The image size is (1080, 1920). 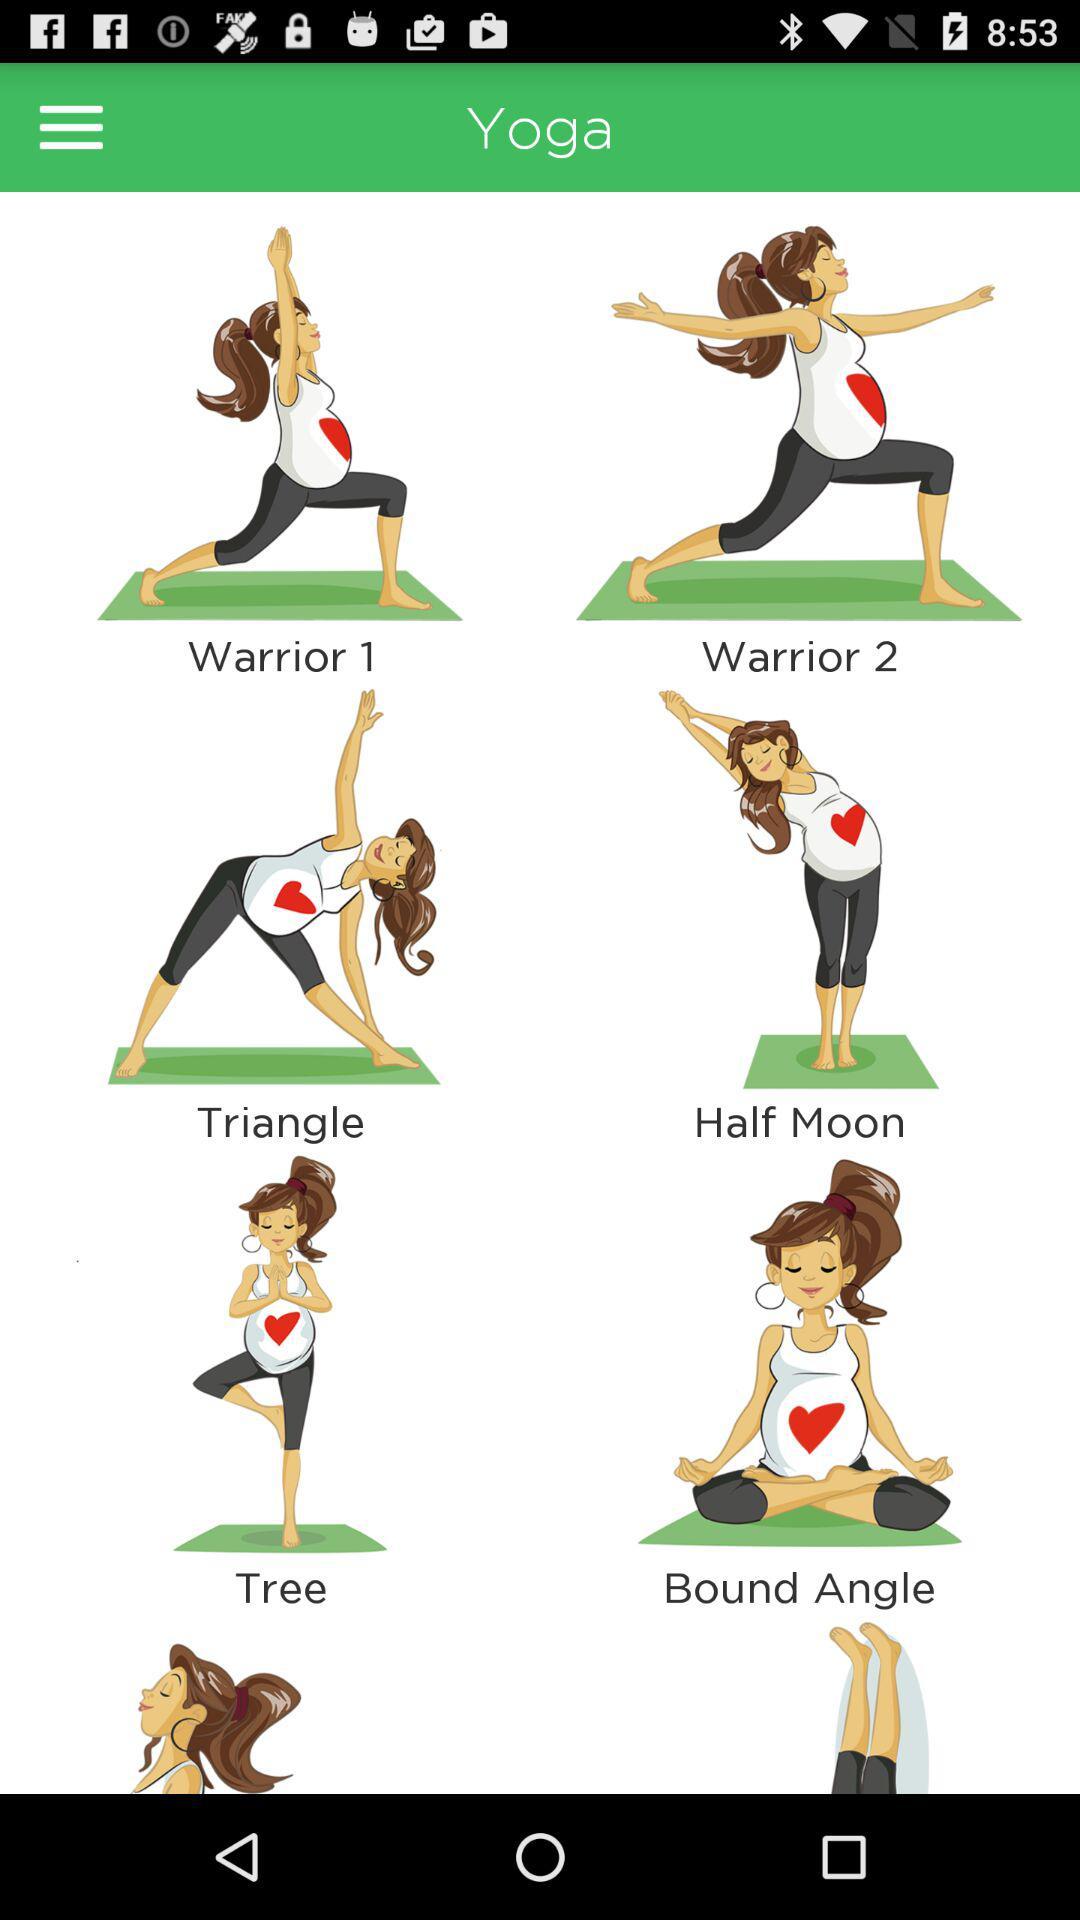 What do you see at coordinates (798, 1701) in the screenshot?
I see `app below tree app` at bounding box center [798, 1701].